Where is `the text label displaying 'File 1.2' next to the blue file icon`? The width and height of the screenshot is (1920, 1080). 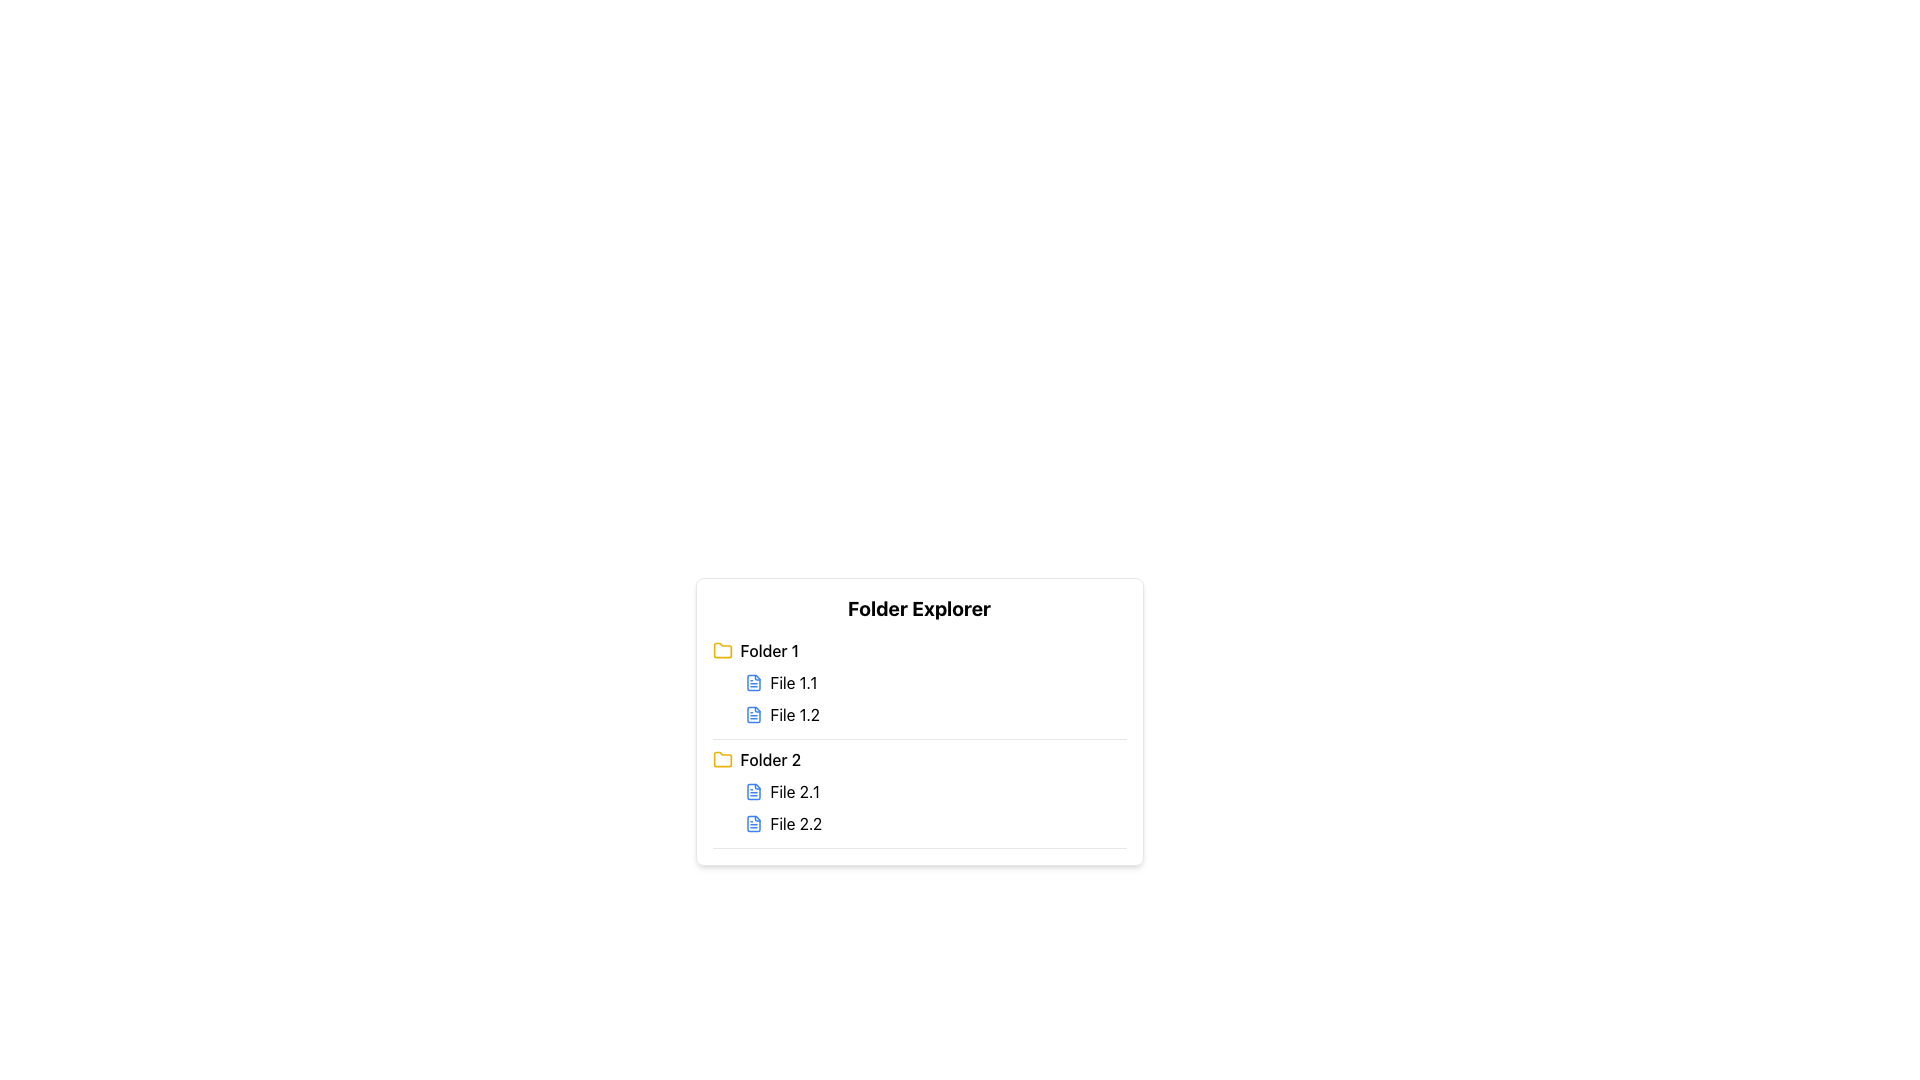
the text label displaying 'File 1.2' next to the blue file icon is located at coordinates (794, 713).